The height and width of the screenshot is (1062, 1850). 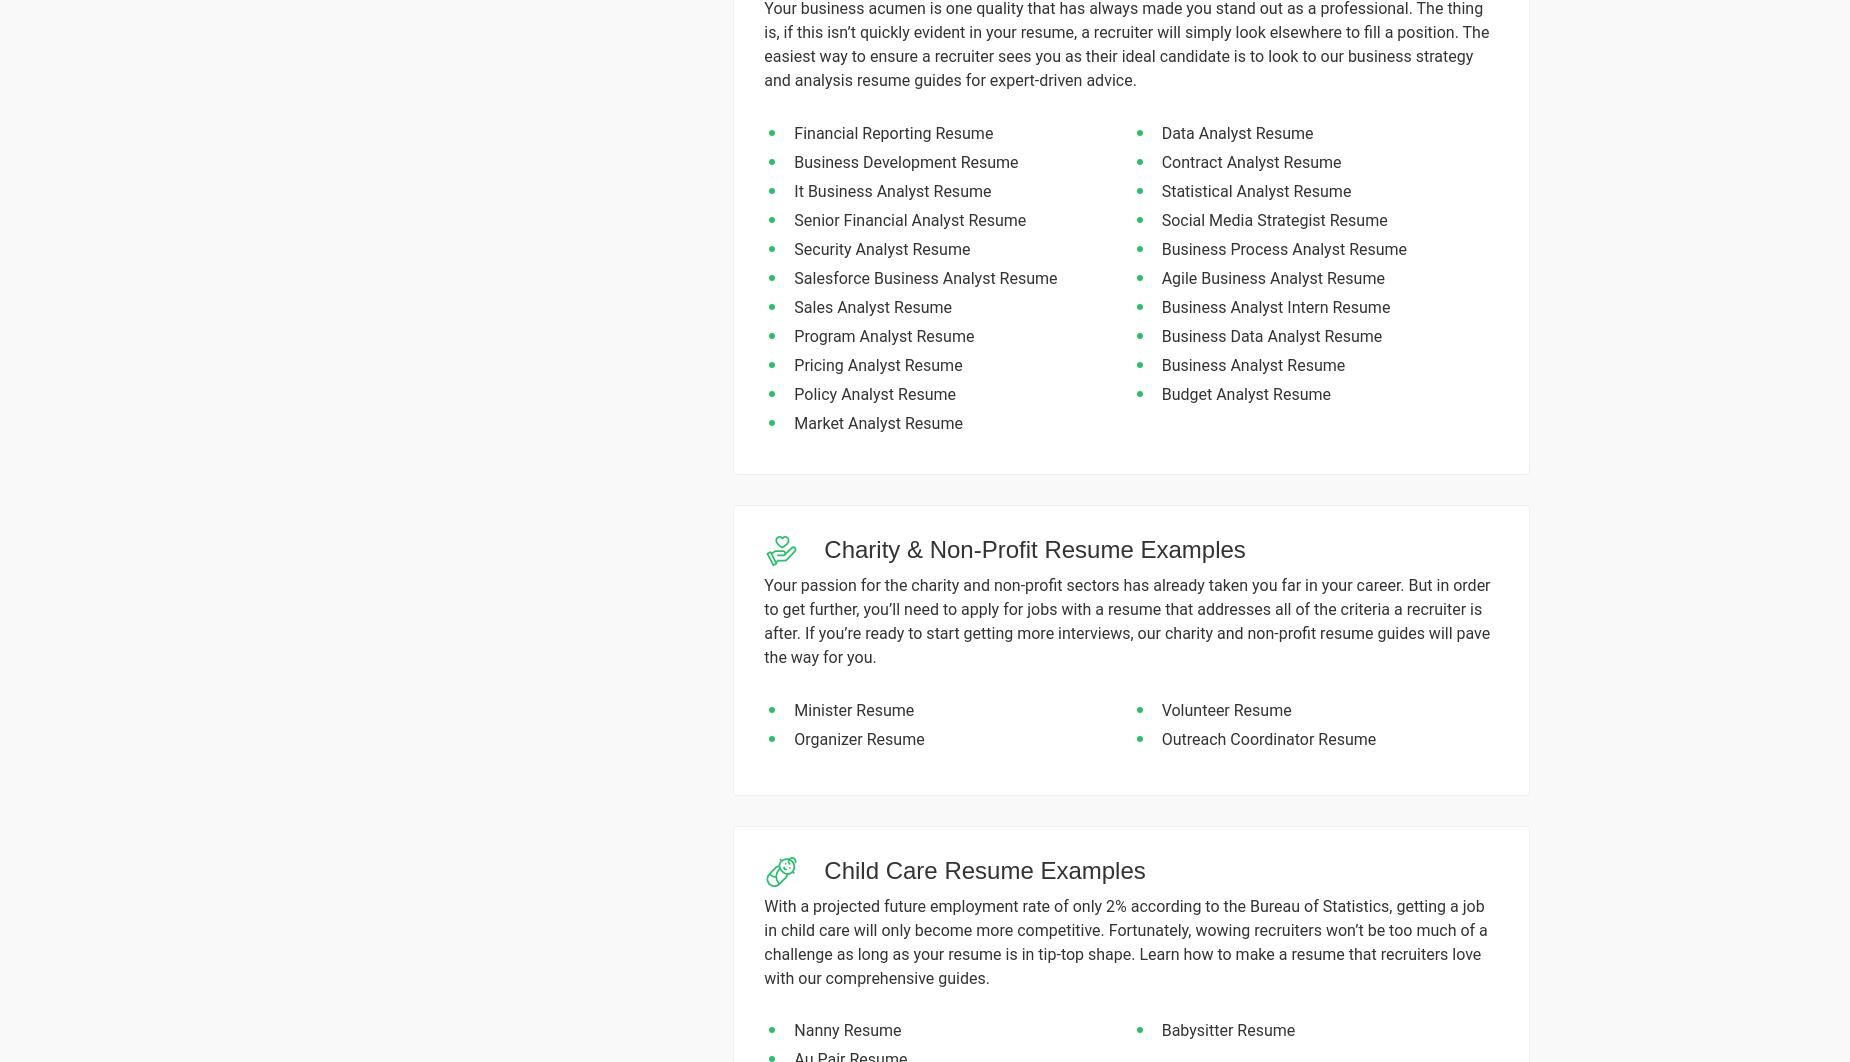 I want to click on 'Contract Analyst Resume', so click(x=1249, y=161).